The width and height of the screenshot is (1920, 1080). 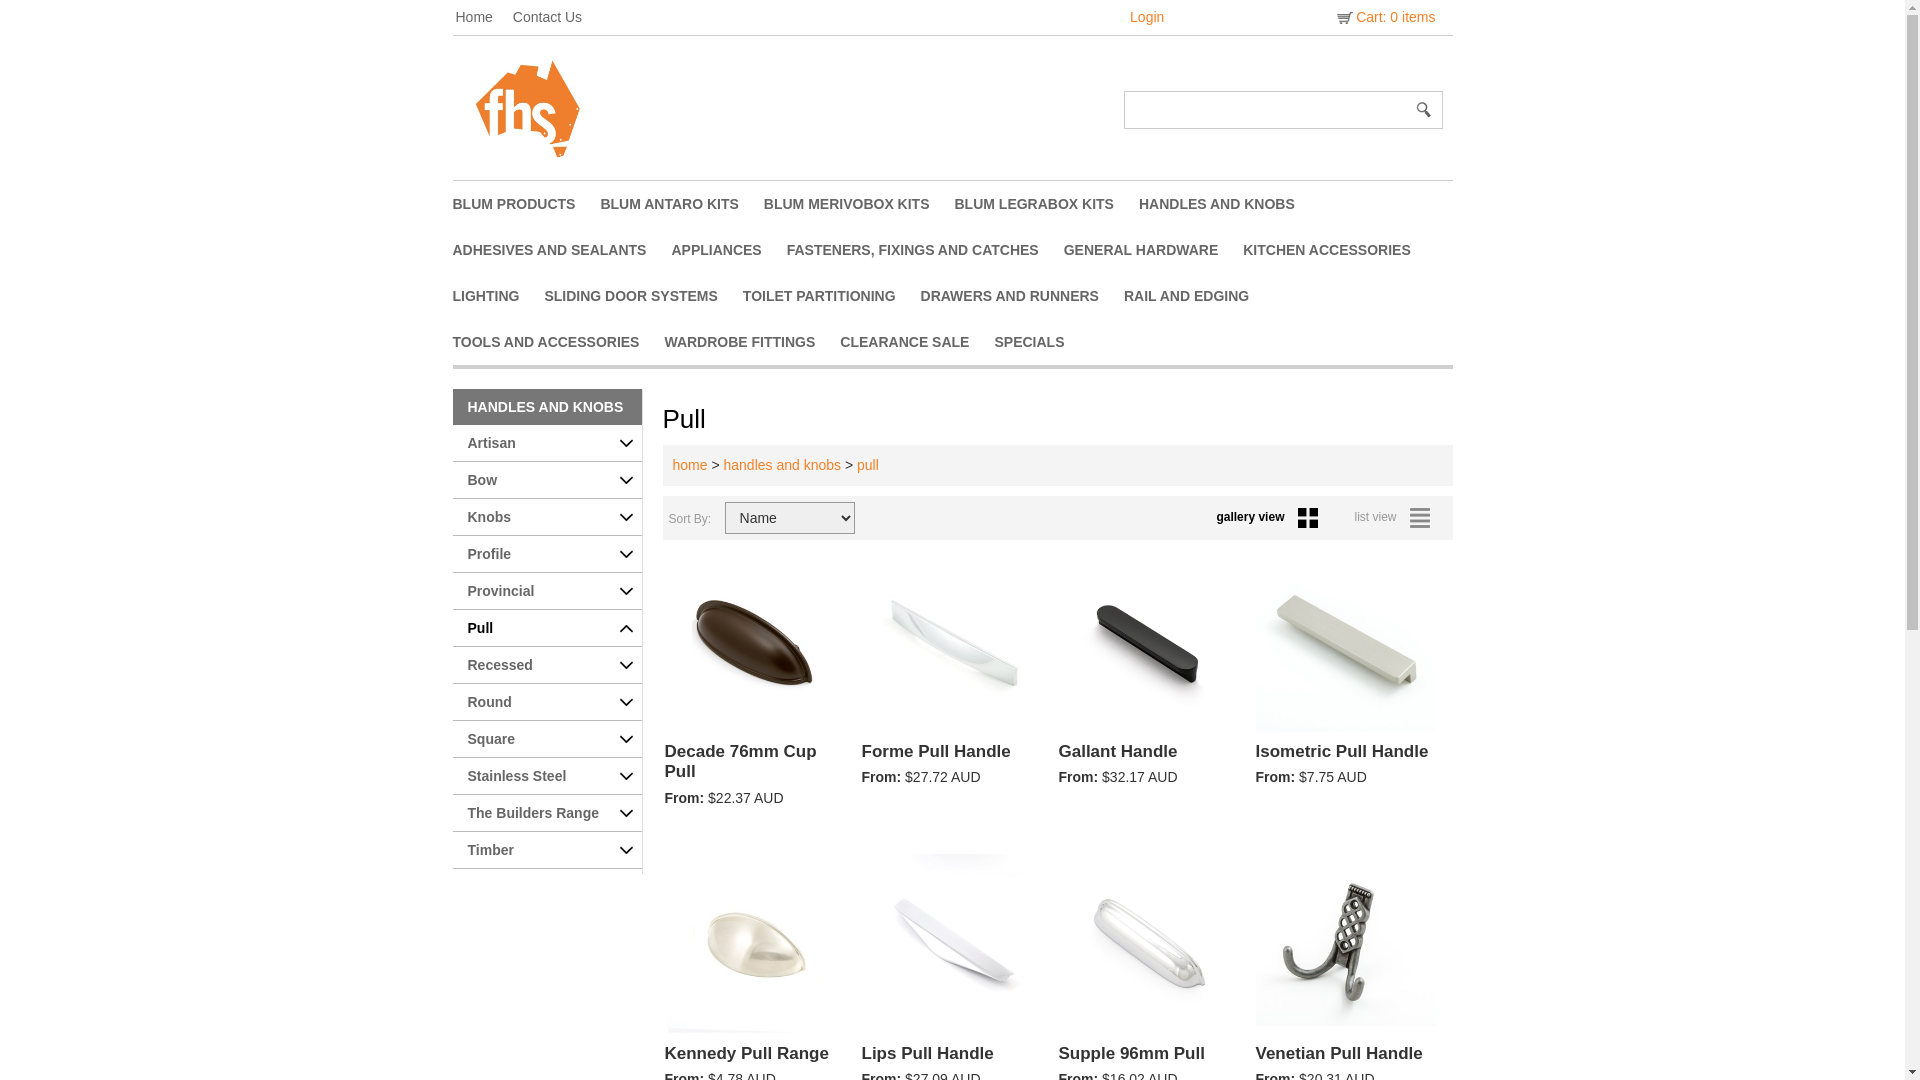 I want to click on 'APPLIANCES', so click(x=727, y=249).